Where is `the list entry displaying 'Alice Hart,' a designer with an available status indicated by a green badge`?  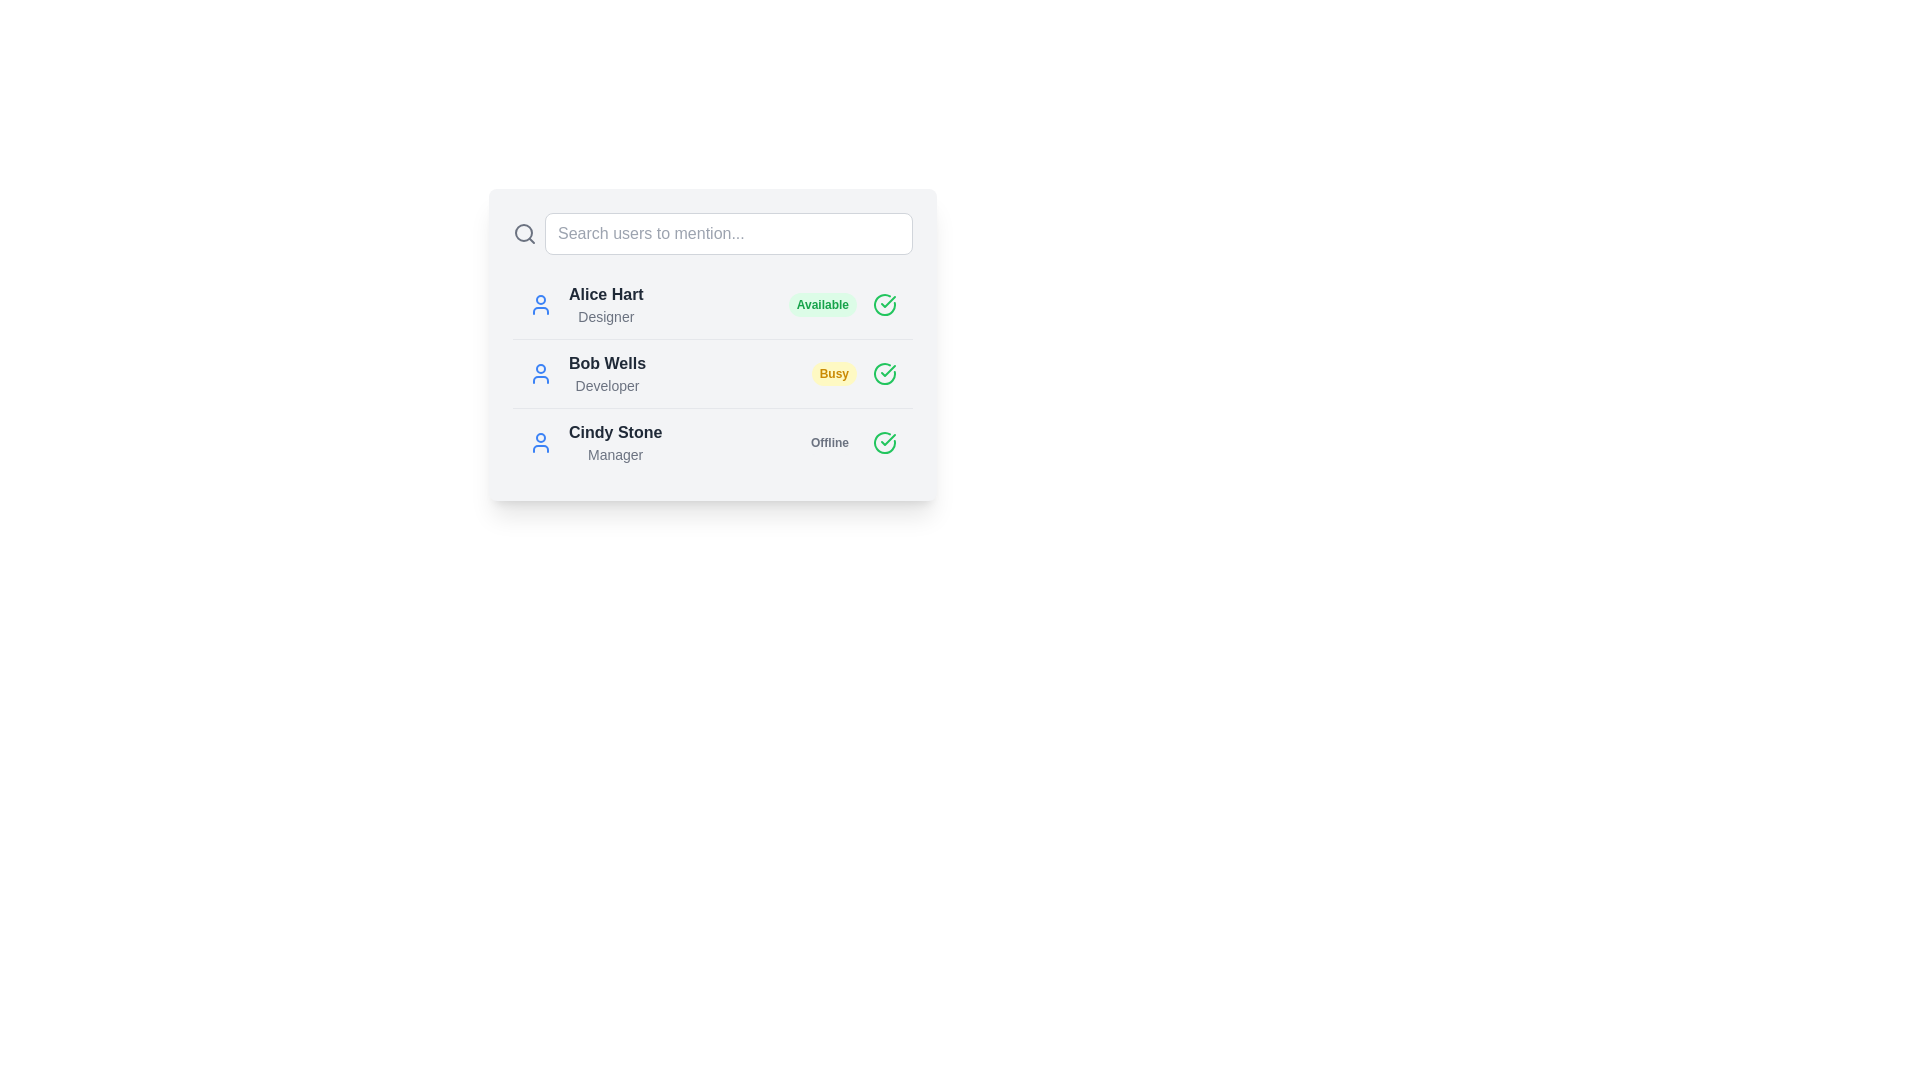 the list entry displaying 'Alice Hart,' a designer with an available status indicated by a green badge is located at coordinates (713, 304).